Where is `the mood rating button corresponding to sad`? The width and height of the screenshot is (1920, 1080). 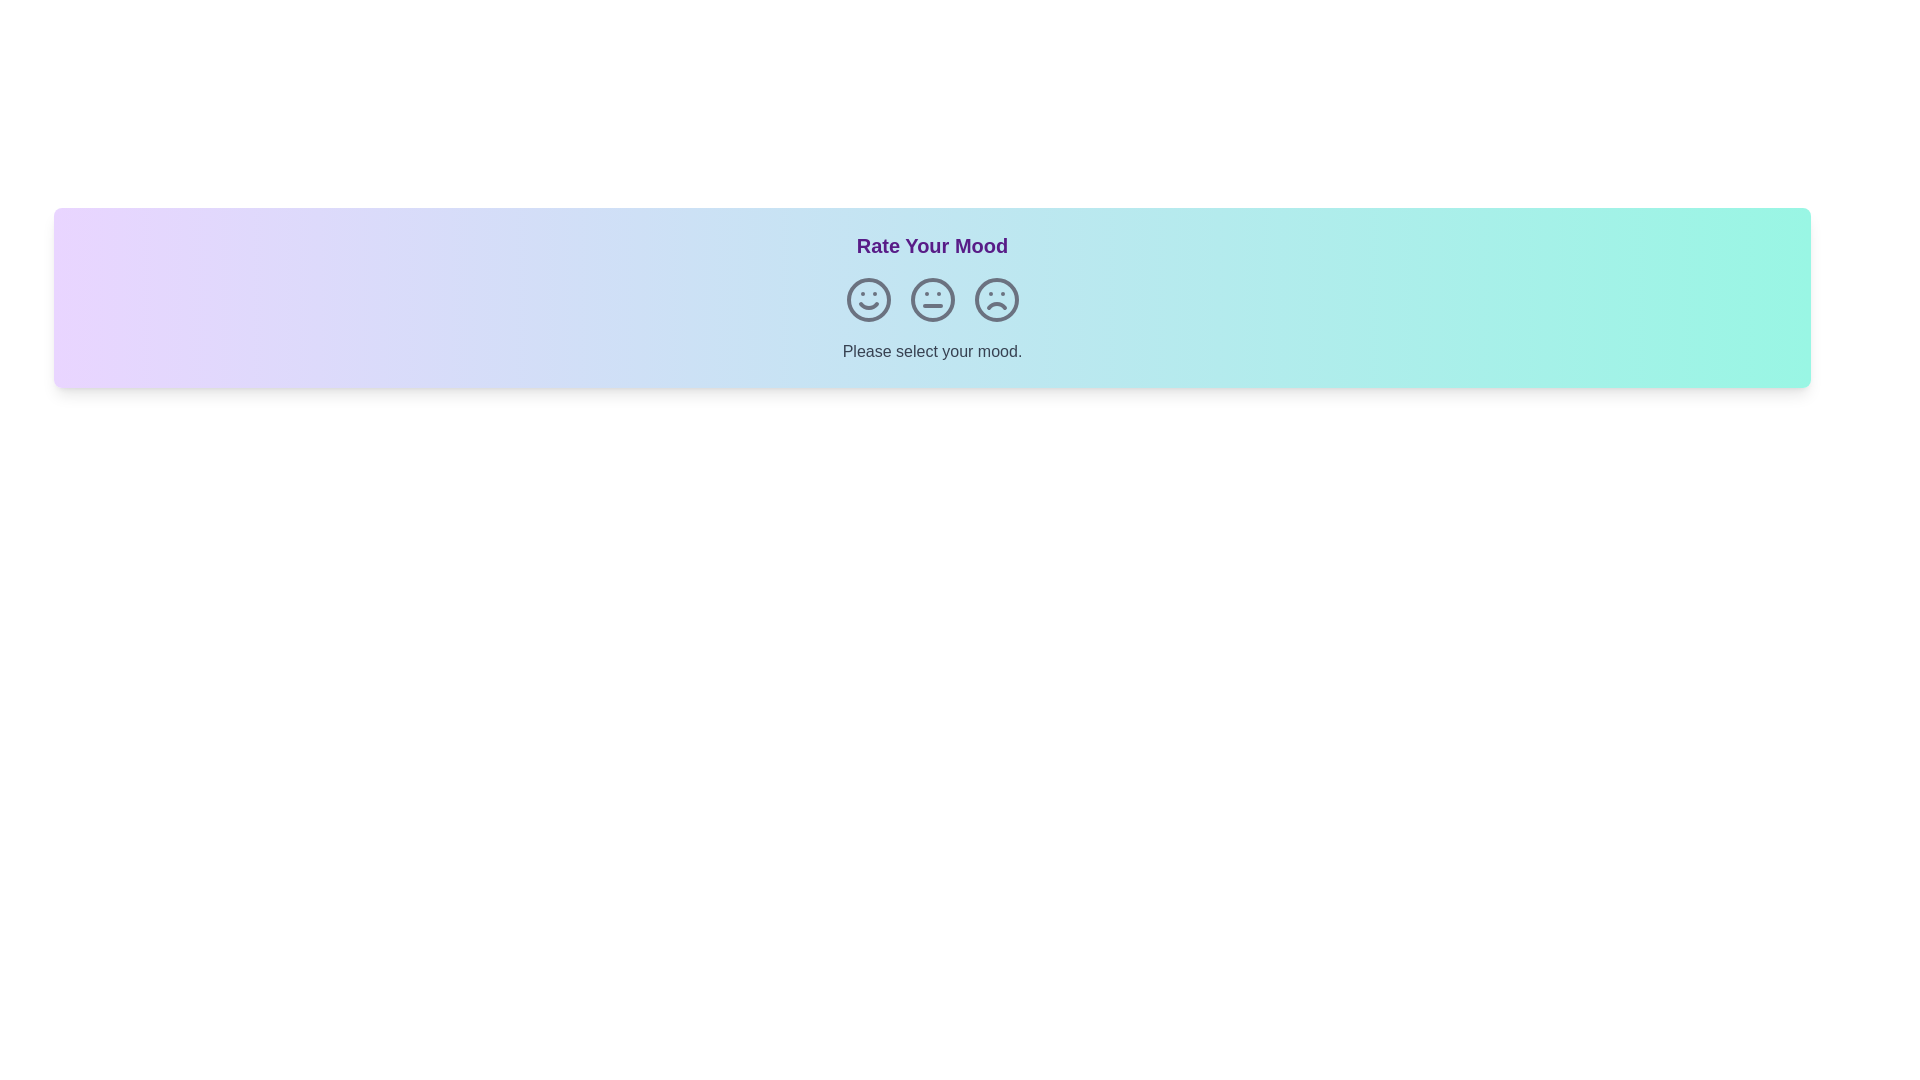 the mood rating button corresponding to sad is located at coordinates (996, 300).